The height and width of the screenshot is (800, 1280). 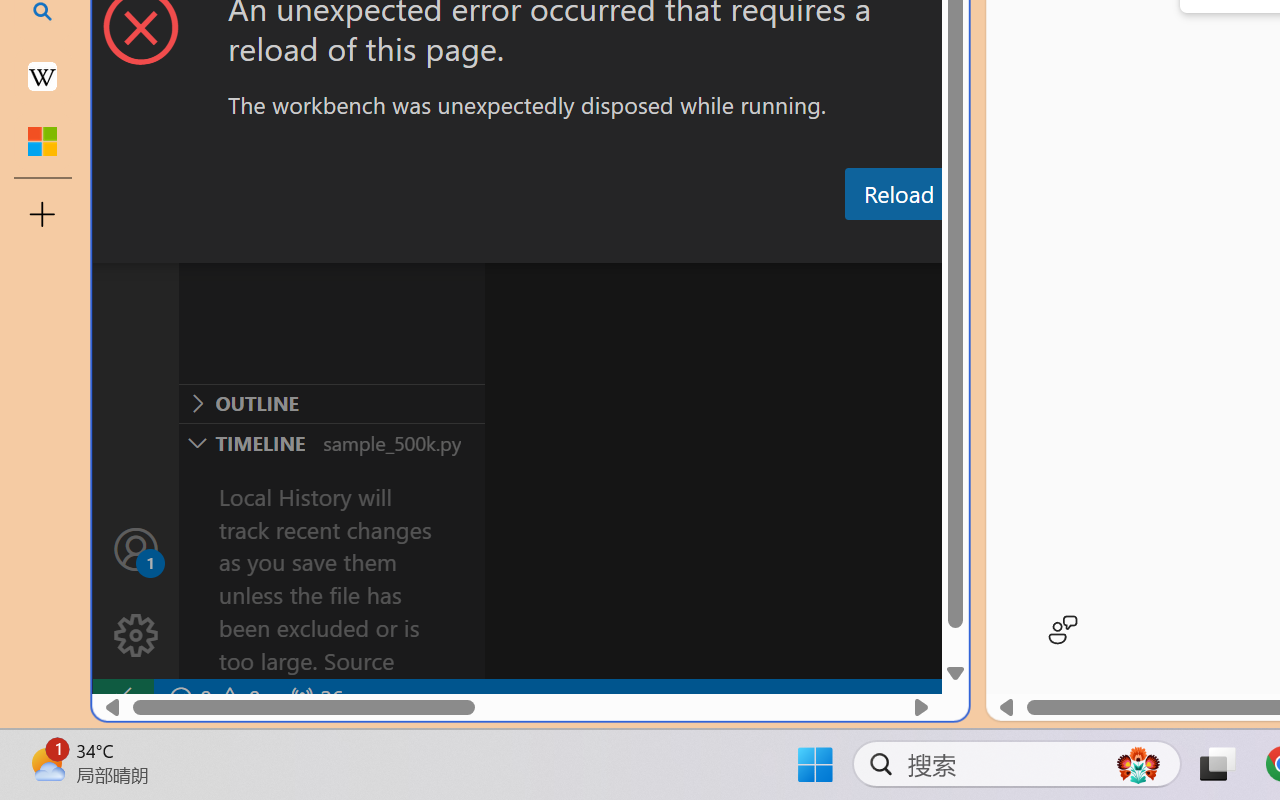 I want to click on 'Accounts - Sign in requested', so click(x=134, y=548).